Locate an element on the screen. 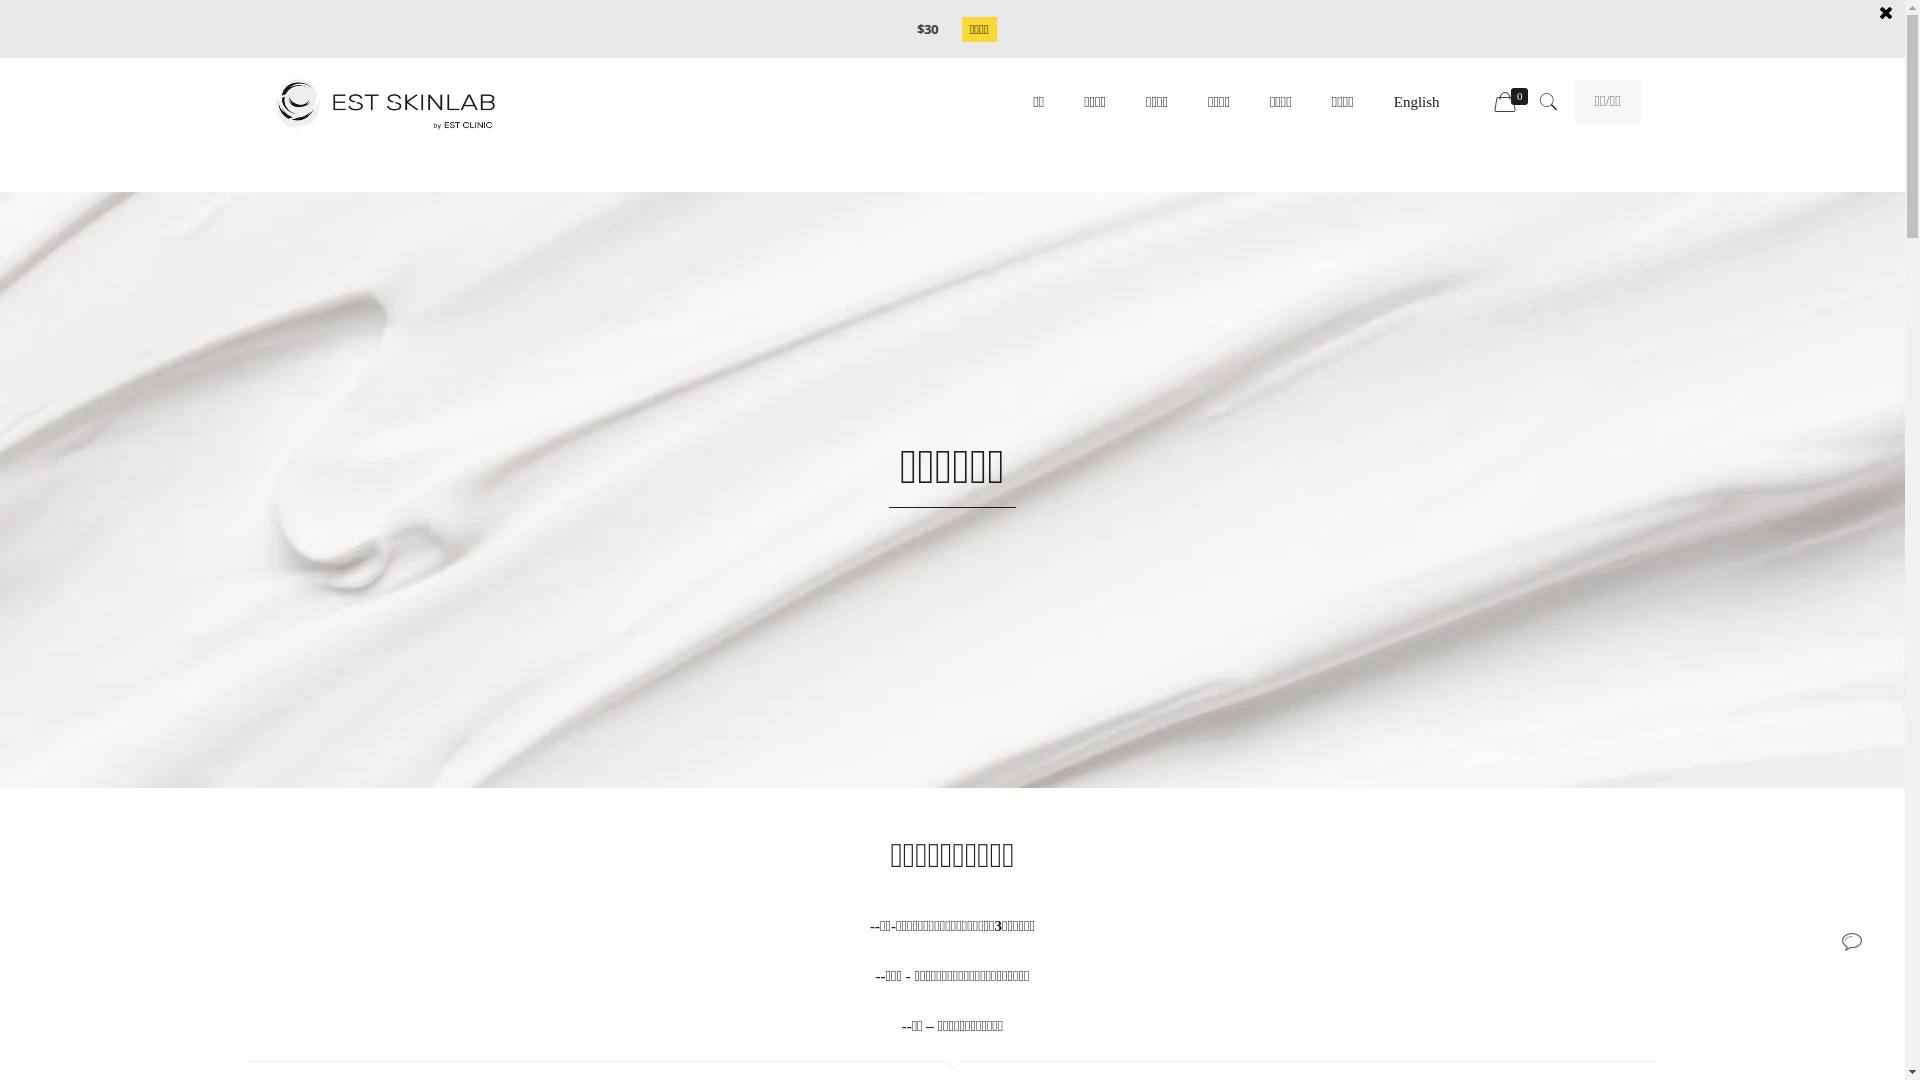 The height and width of the screenshot is (1080, 1920). 'English' is located at coordinates (1415, 101).